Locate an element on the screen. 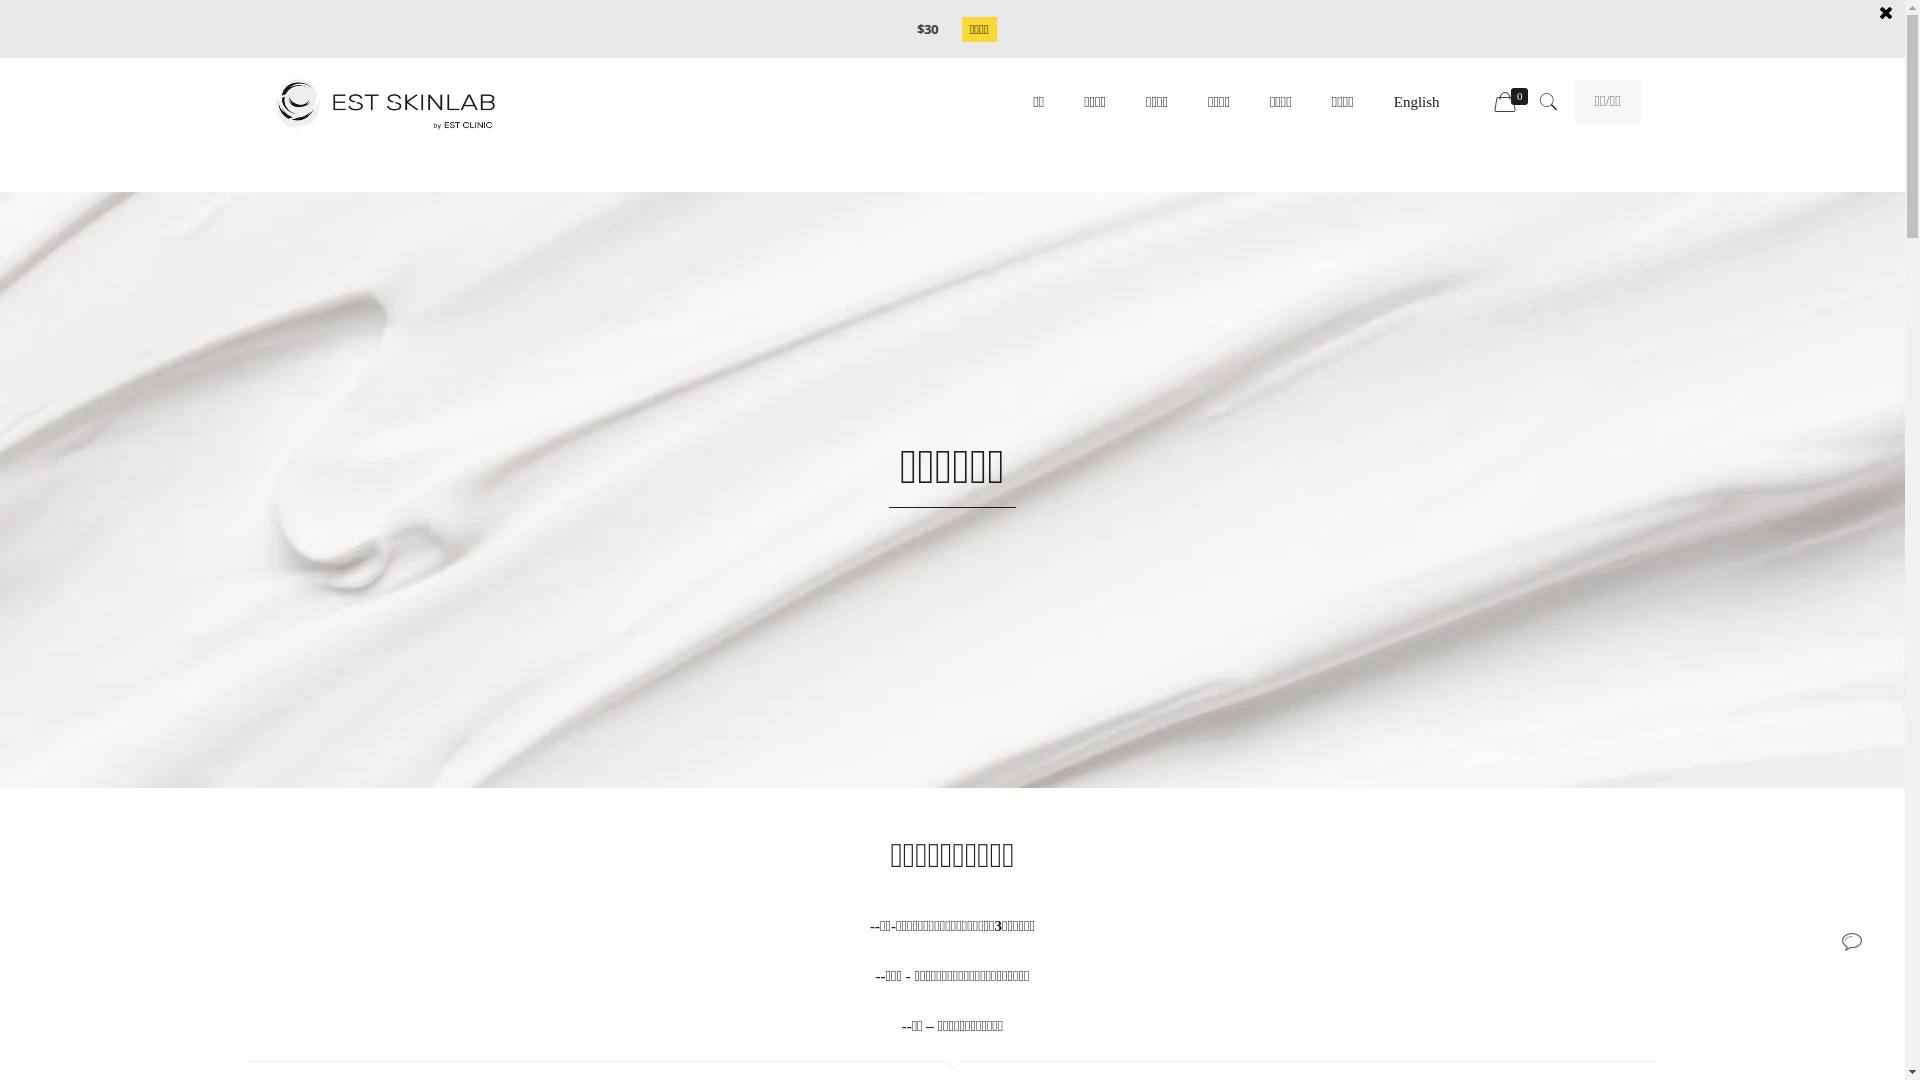 The height and width of the screenshot is (1080, 1920). 'English' is located at coordinates (1415, 101).